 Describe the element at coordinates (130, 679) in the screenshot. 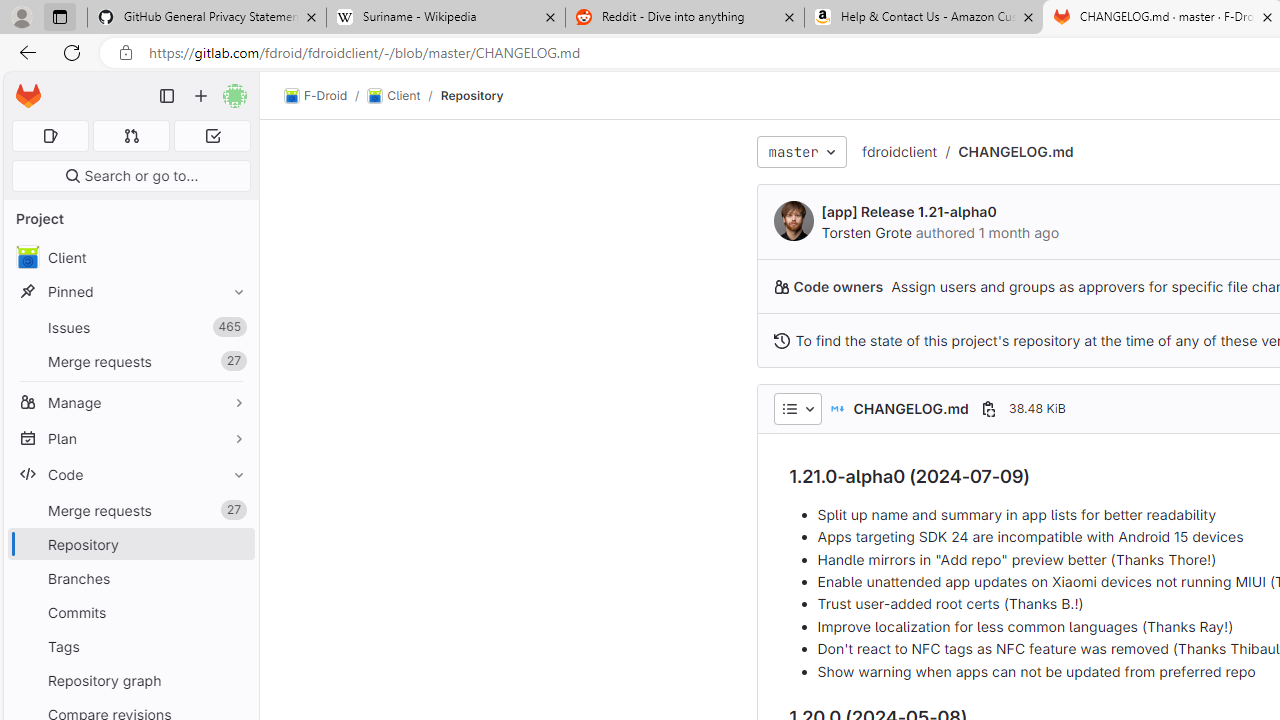

I see `'Repository graph'` at that location.